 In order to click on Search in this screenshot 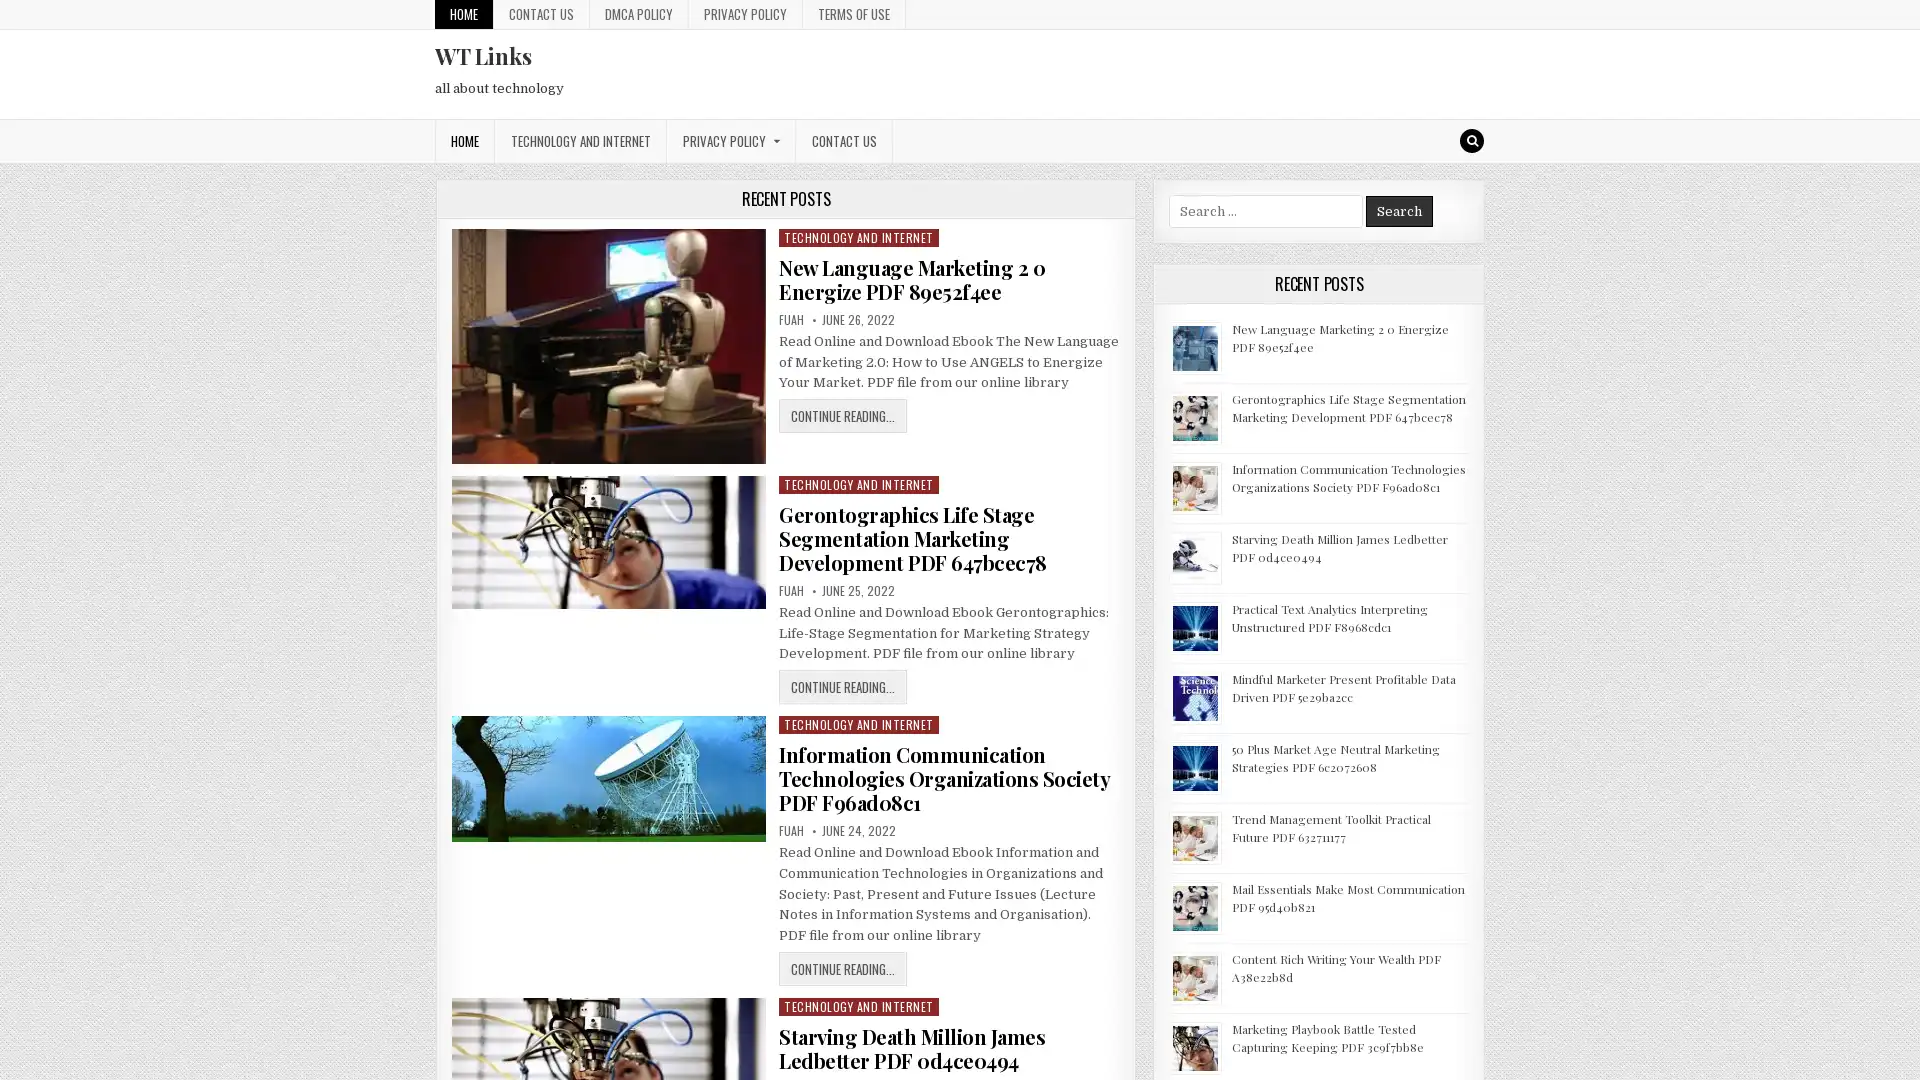, I will do `click(1398, 211)`.